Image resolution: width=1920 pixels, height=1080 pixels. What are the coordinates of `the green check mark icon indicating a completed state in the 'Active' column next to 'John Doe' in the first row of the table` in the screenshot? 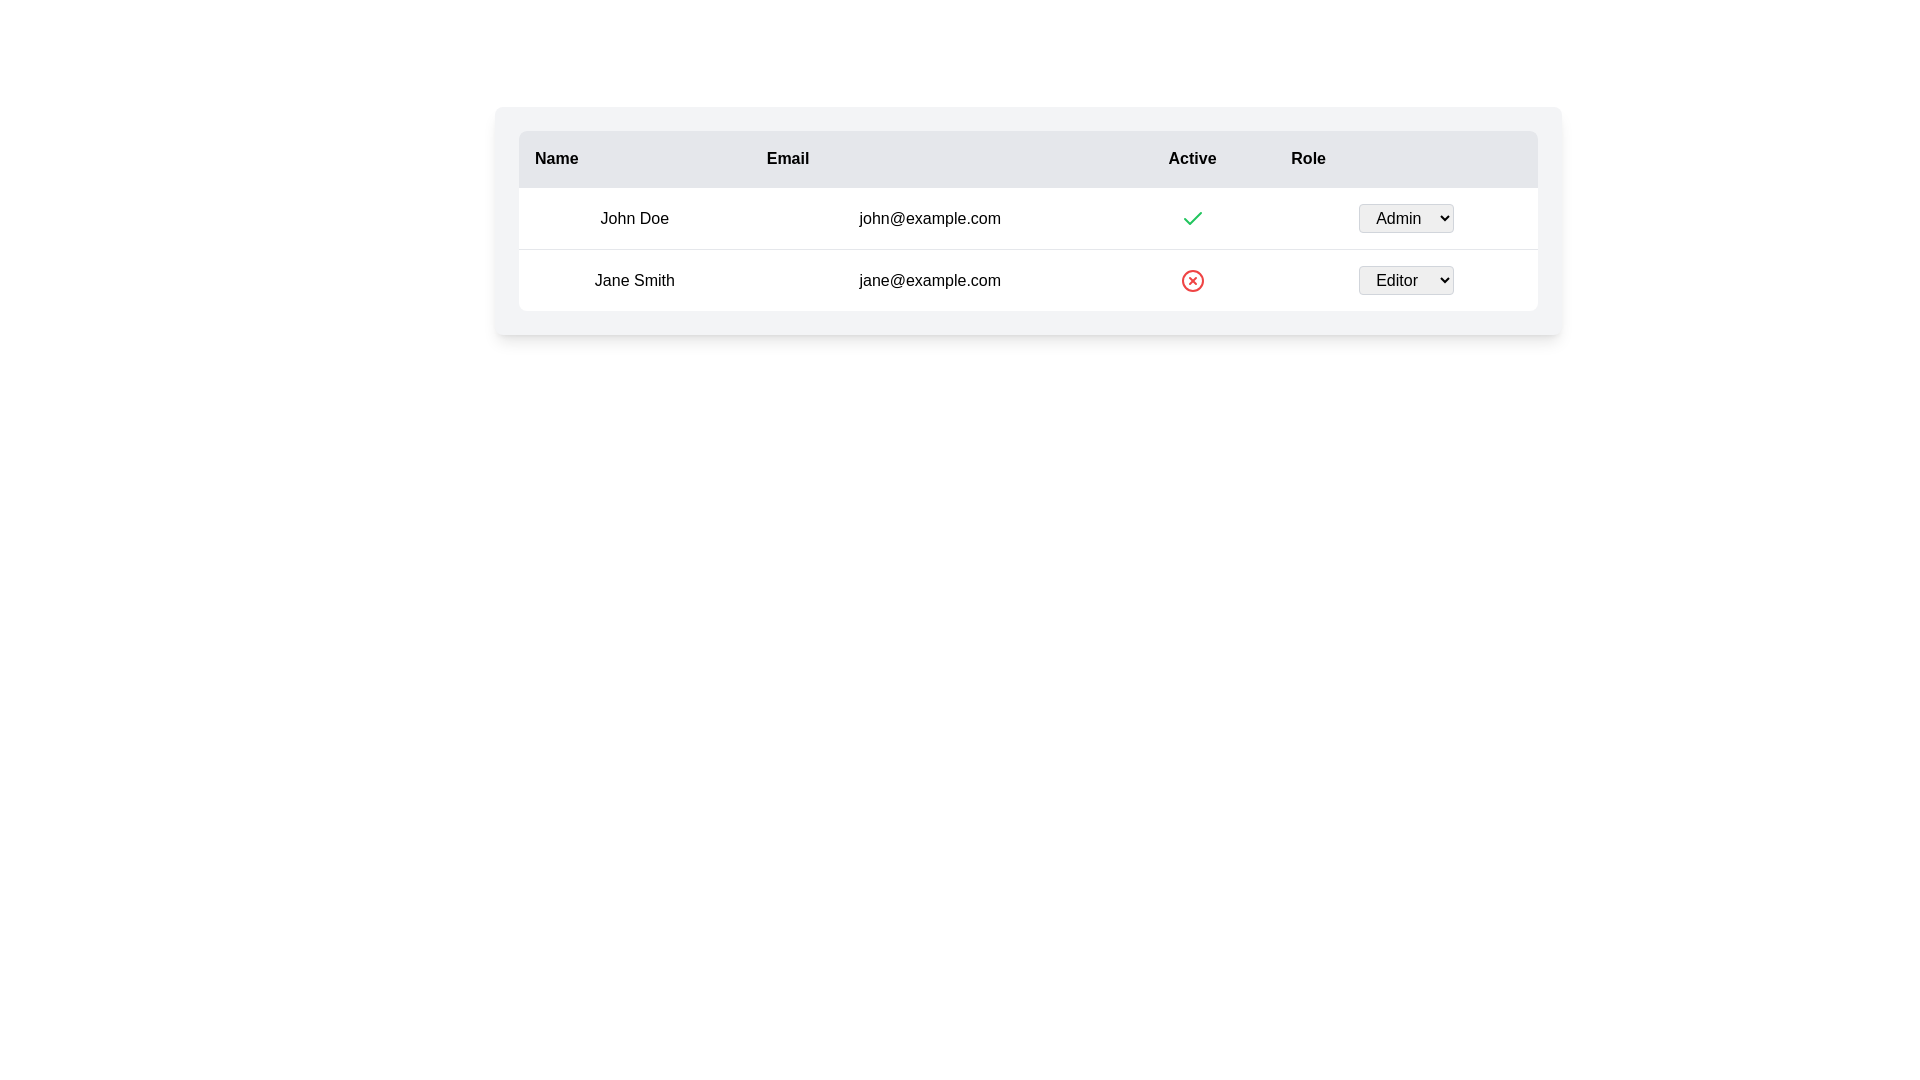 It's located at (1192, 218).